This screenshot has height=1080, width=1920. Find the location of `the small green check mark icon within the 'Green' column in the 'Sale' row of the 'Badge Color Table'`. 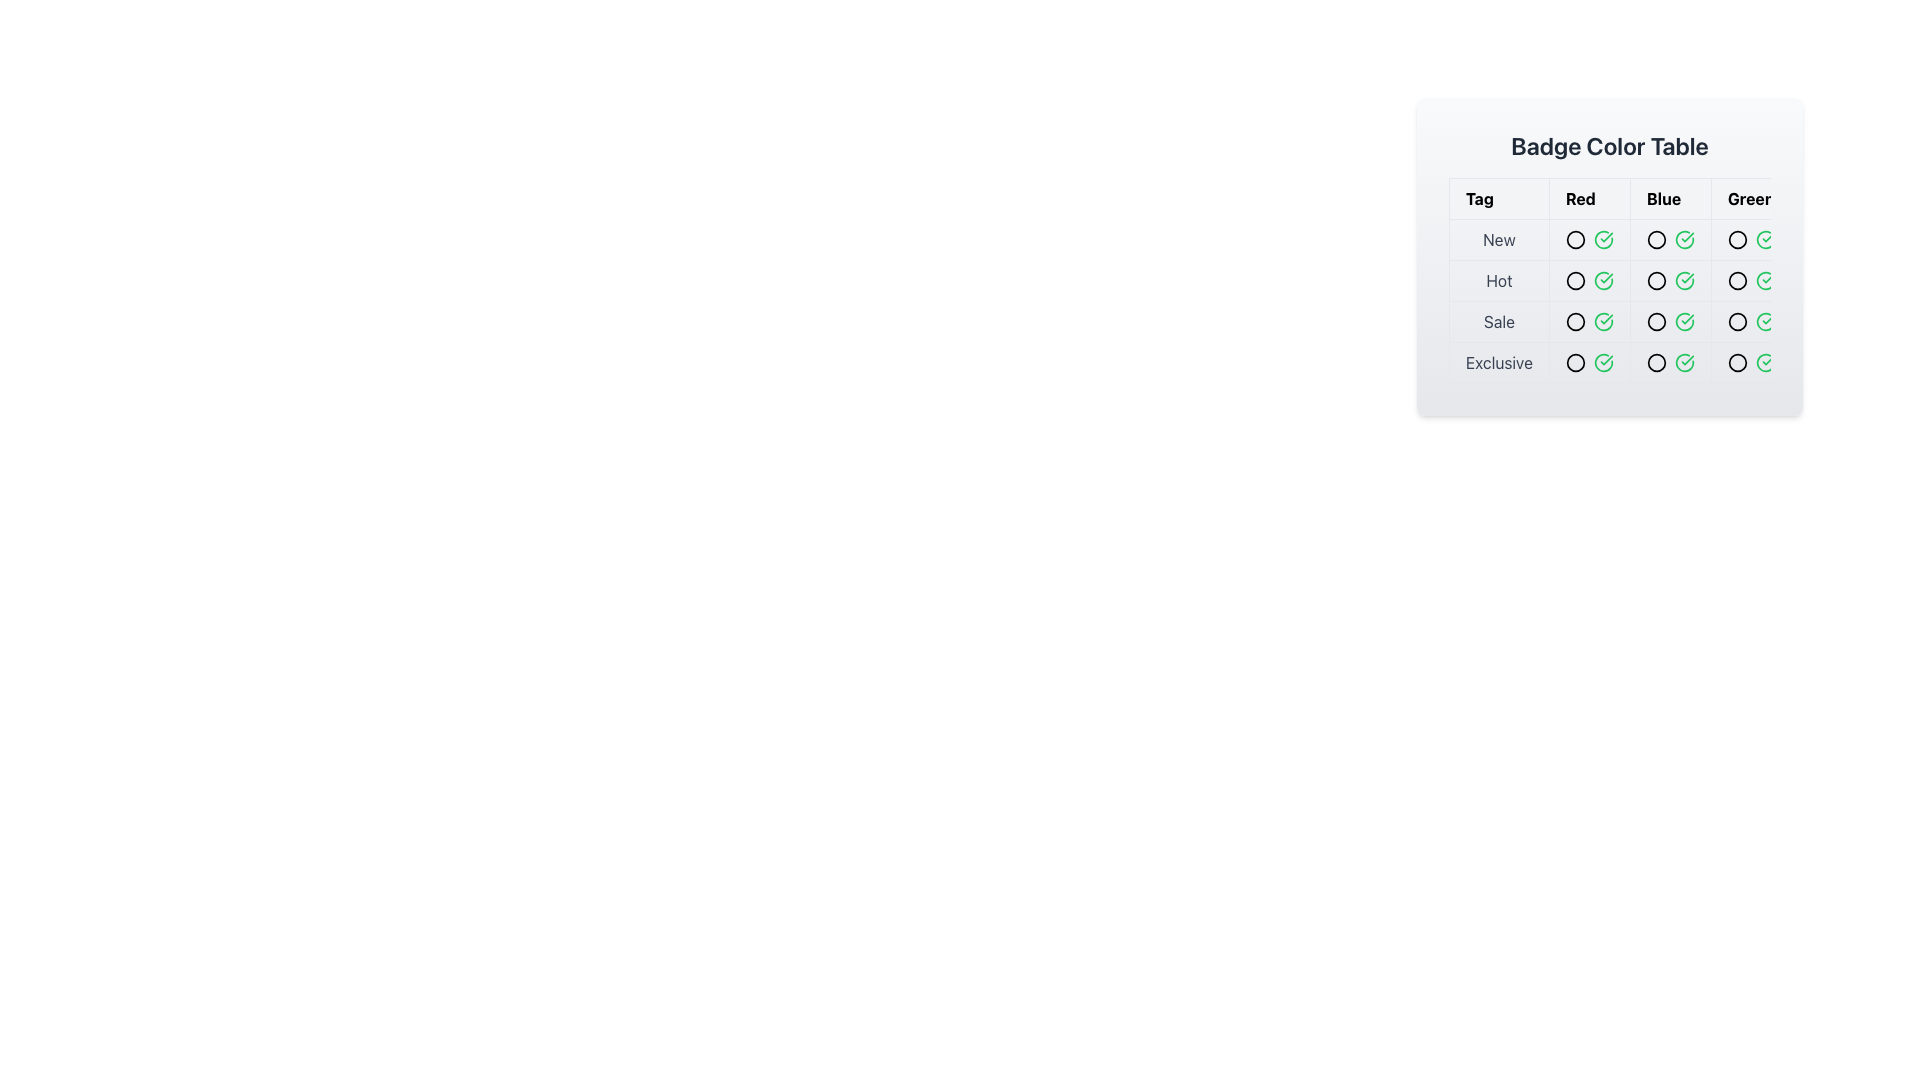

the small green check mark icon within the 'Green' column in the 'Sale' row of the 'Badge Color Table' is located at coordinates (1750, 320).